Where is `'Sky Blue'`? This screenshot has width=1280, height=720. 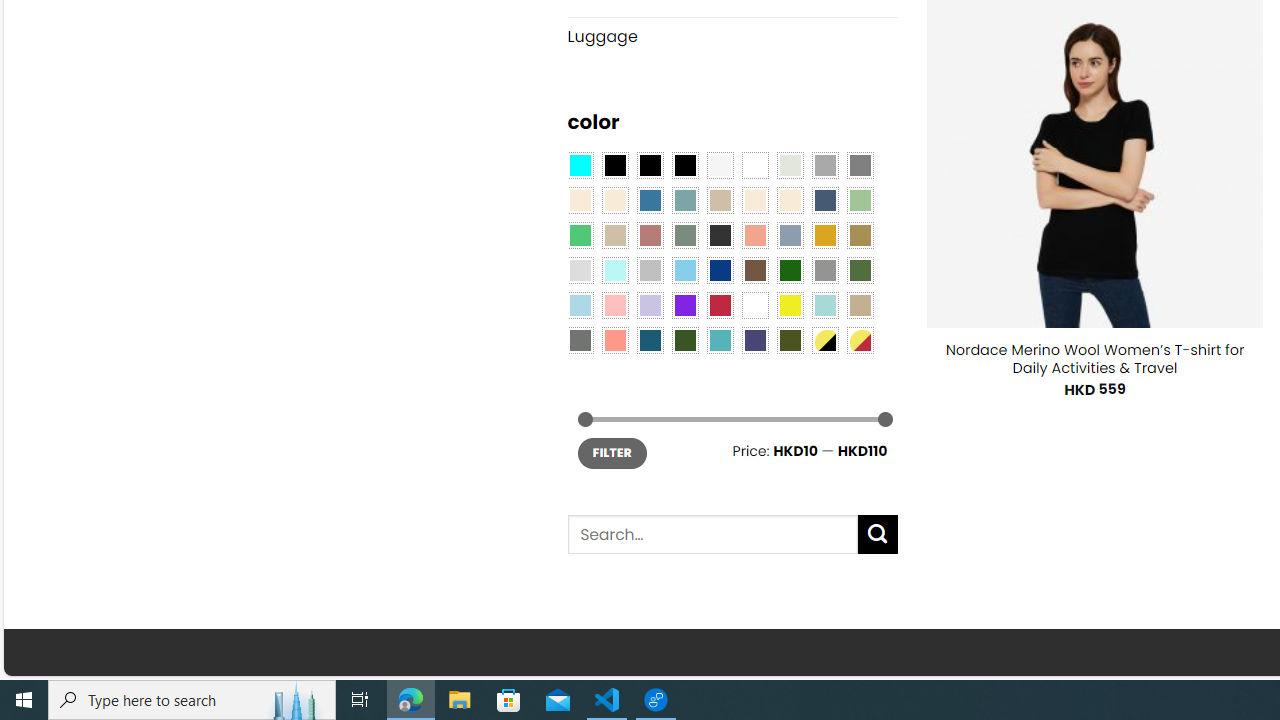
'Sky Blue' is located at coordinates (684, 270).